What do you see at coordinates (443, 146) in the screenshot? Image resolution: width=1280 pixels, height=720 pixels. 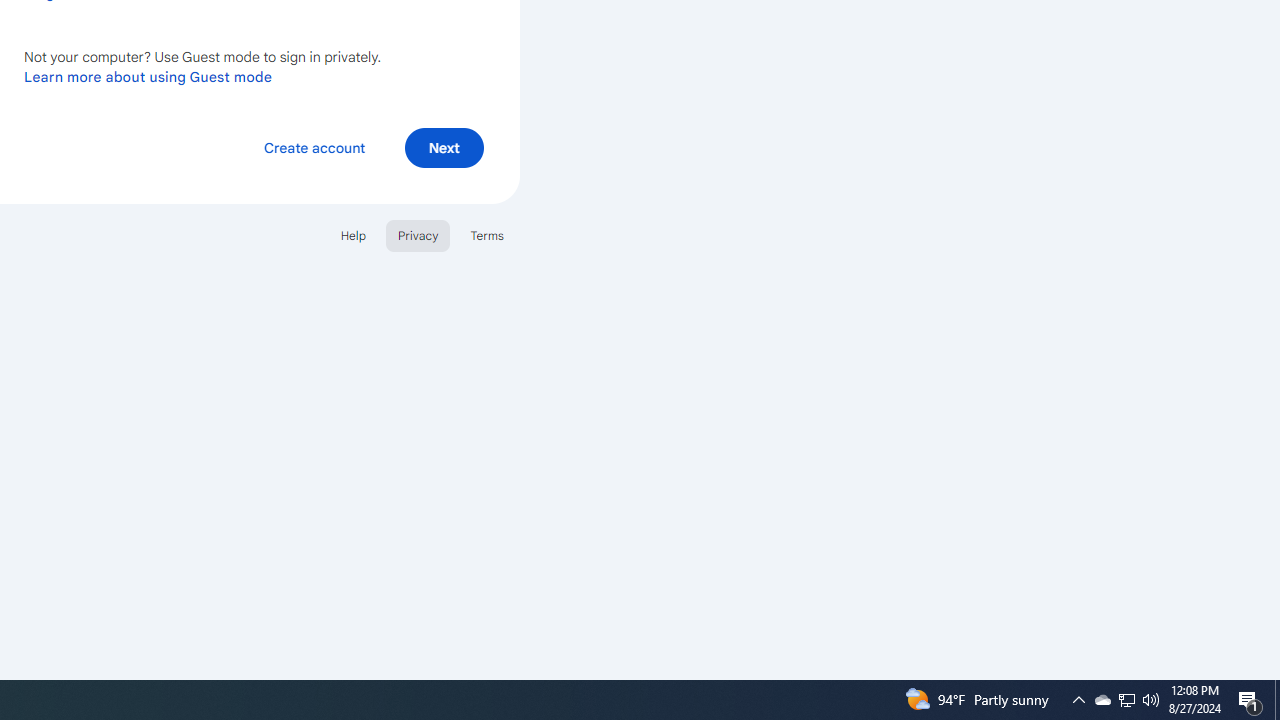 I see `'Next'` at bounding box center [443, 146].